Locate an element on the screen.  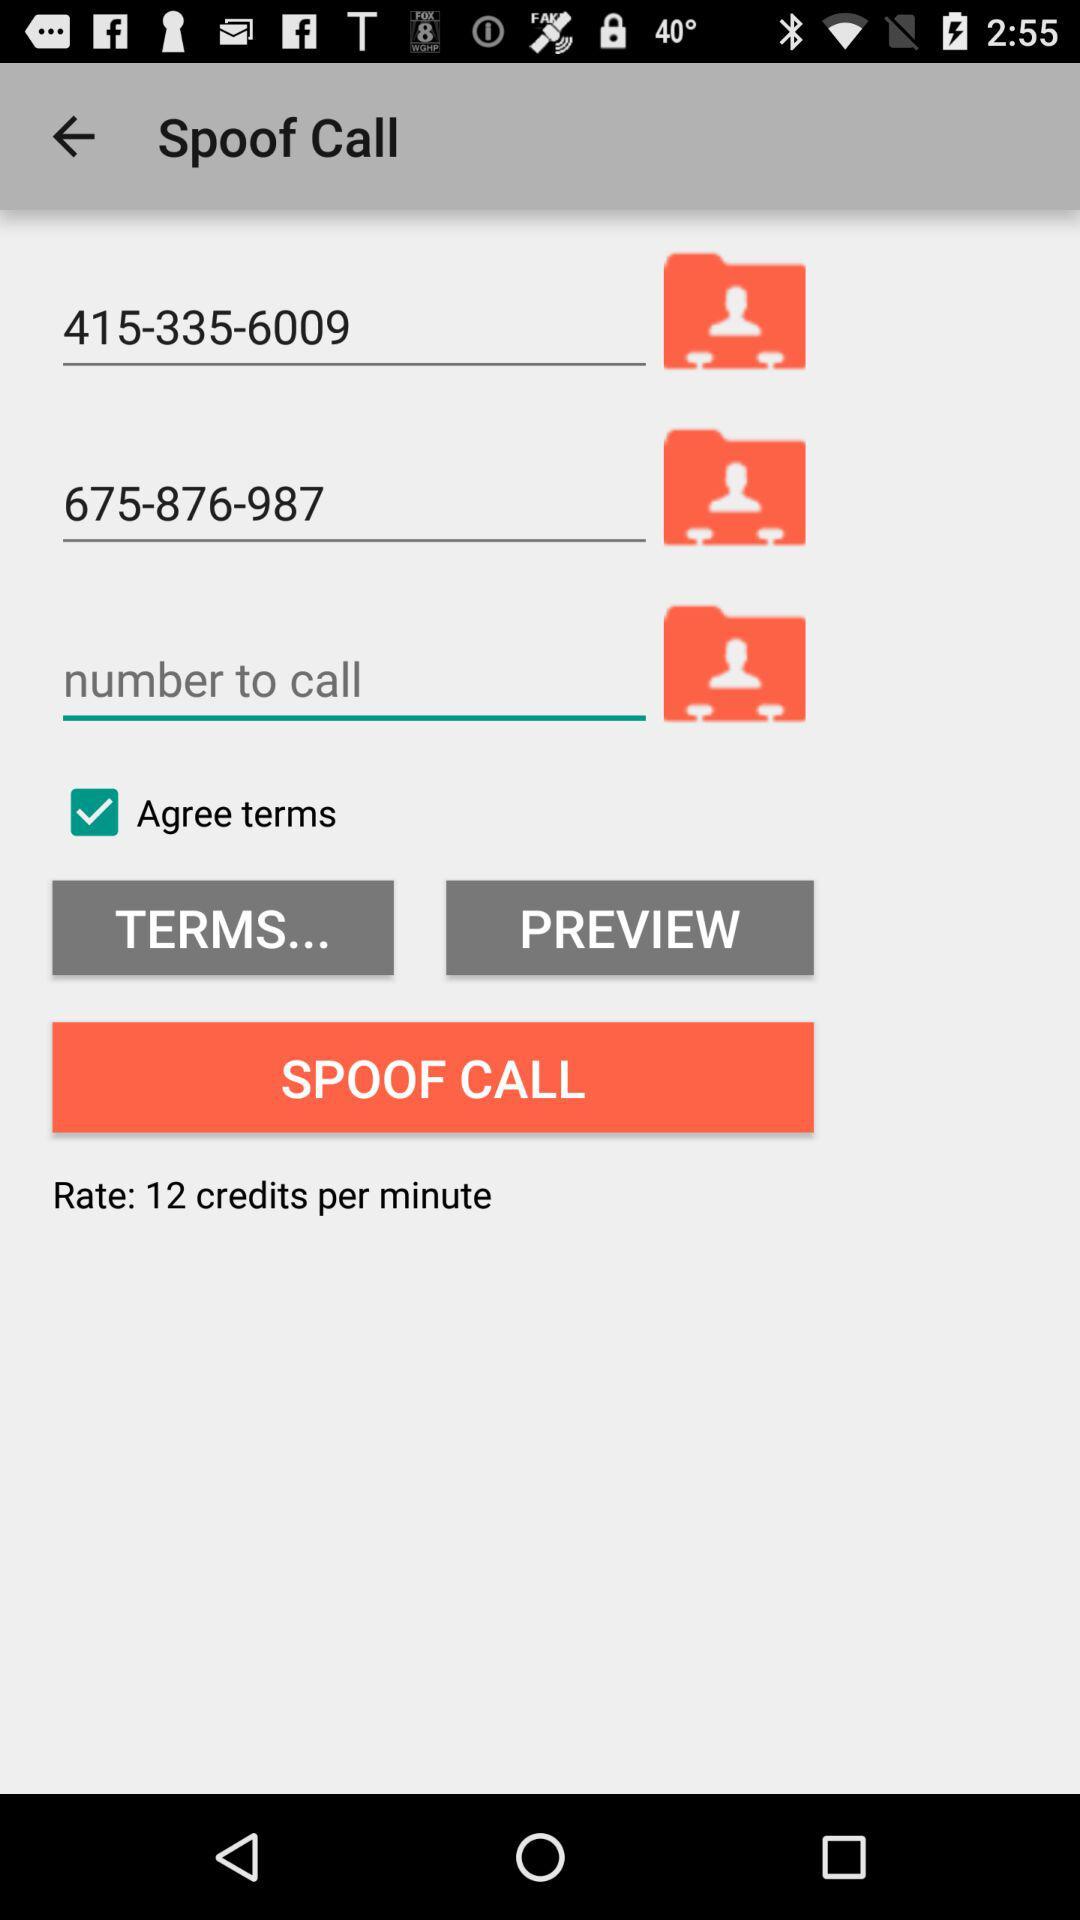
terms... item is located at coordinates (223, 926).